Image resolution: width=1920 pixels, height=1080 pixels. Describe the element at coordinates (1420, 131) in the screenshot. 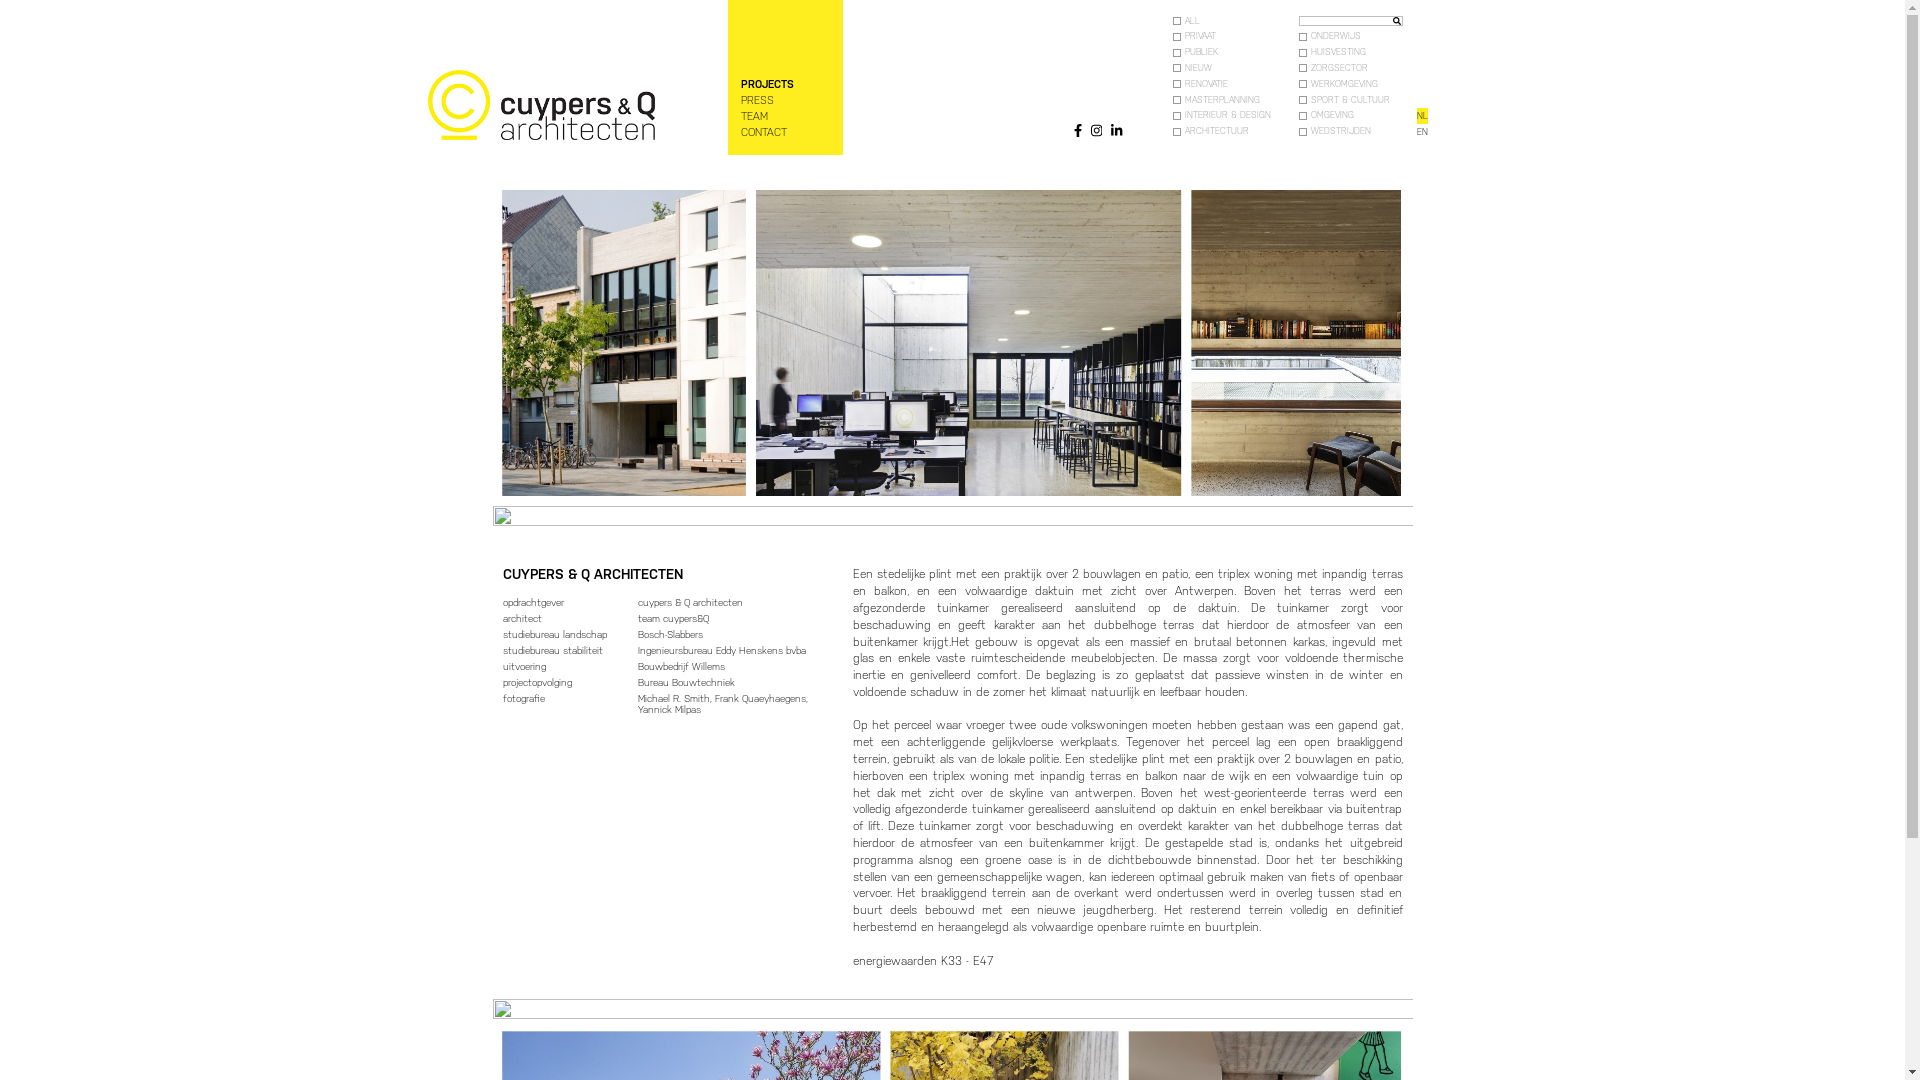

I see `'EN'` at that location.